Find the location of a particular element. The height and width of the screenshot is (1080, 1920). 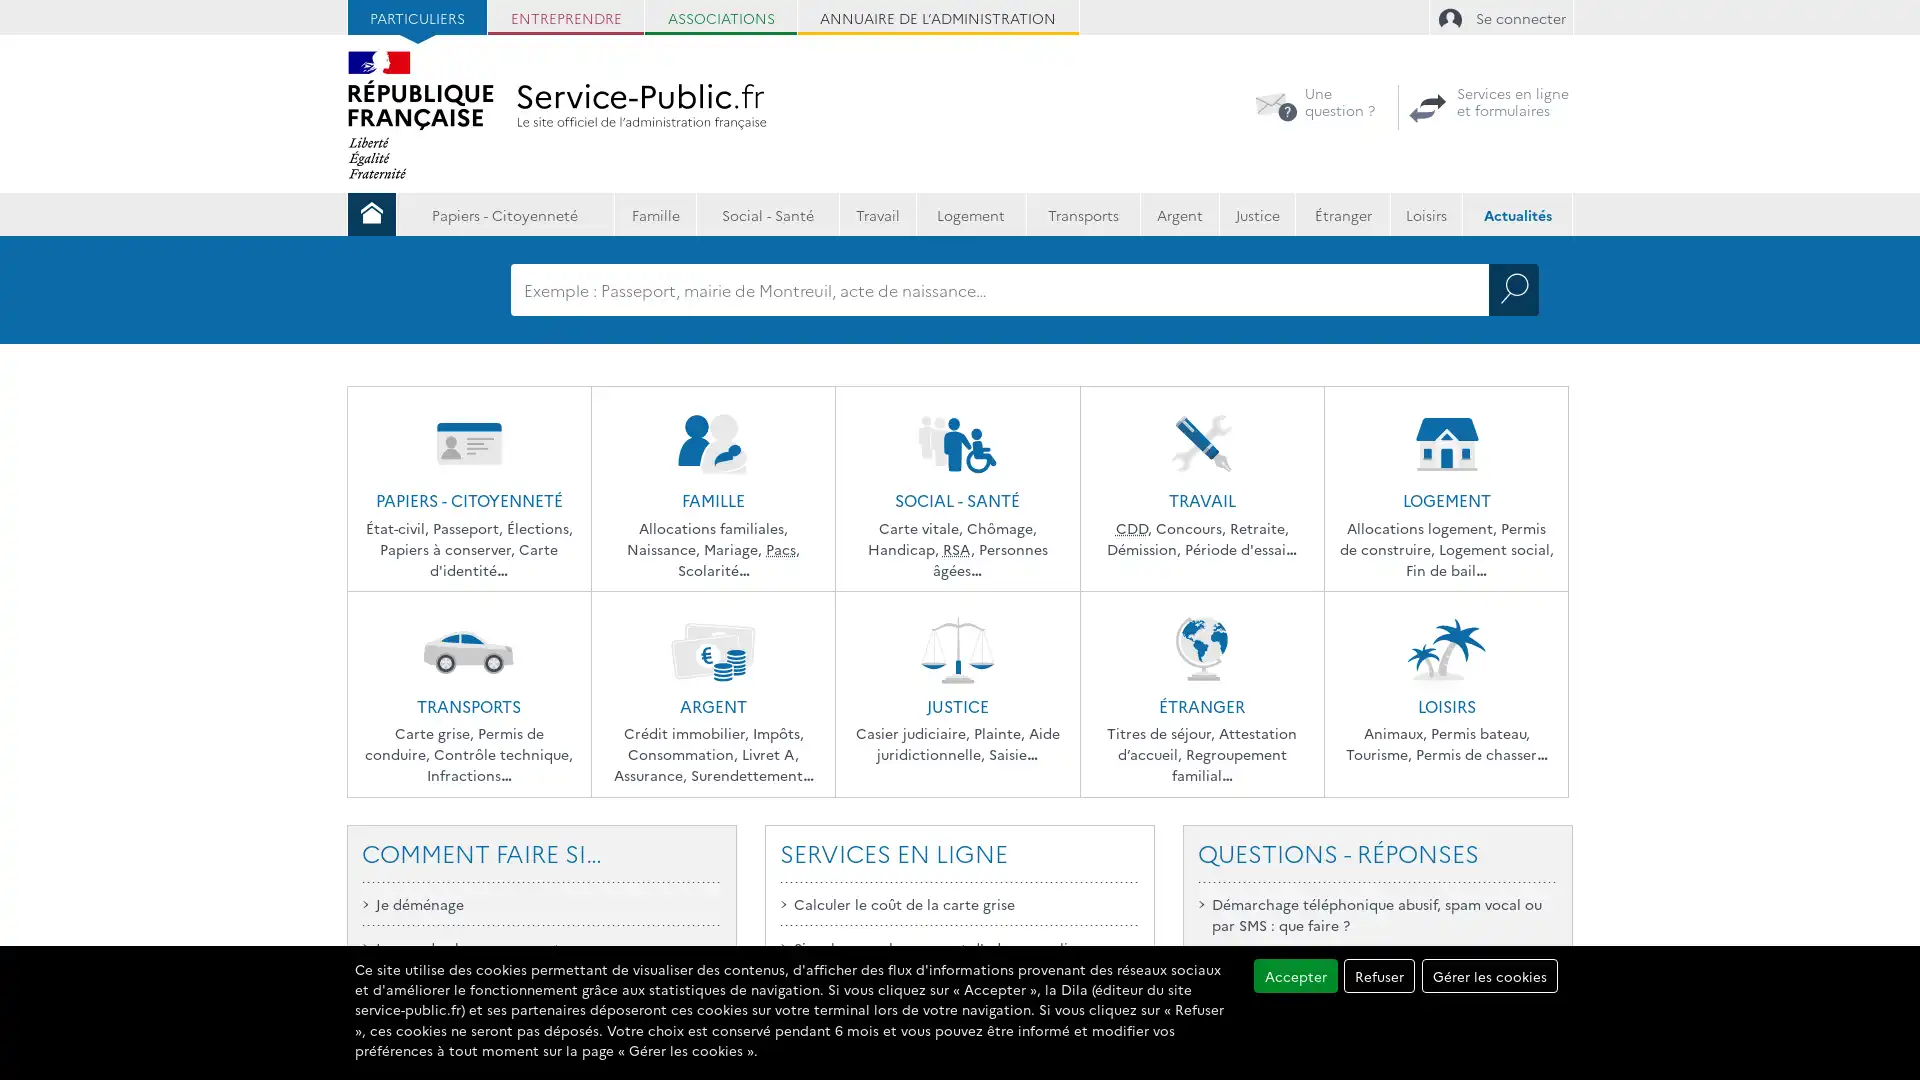

Logement is located at coordinates (970, 213).